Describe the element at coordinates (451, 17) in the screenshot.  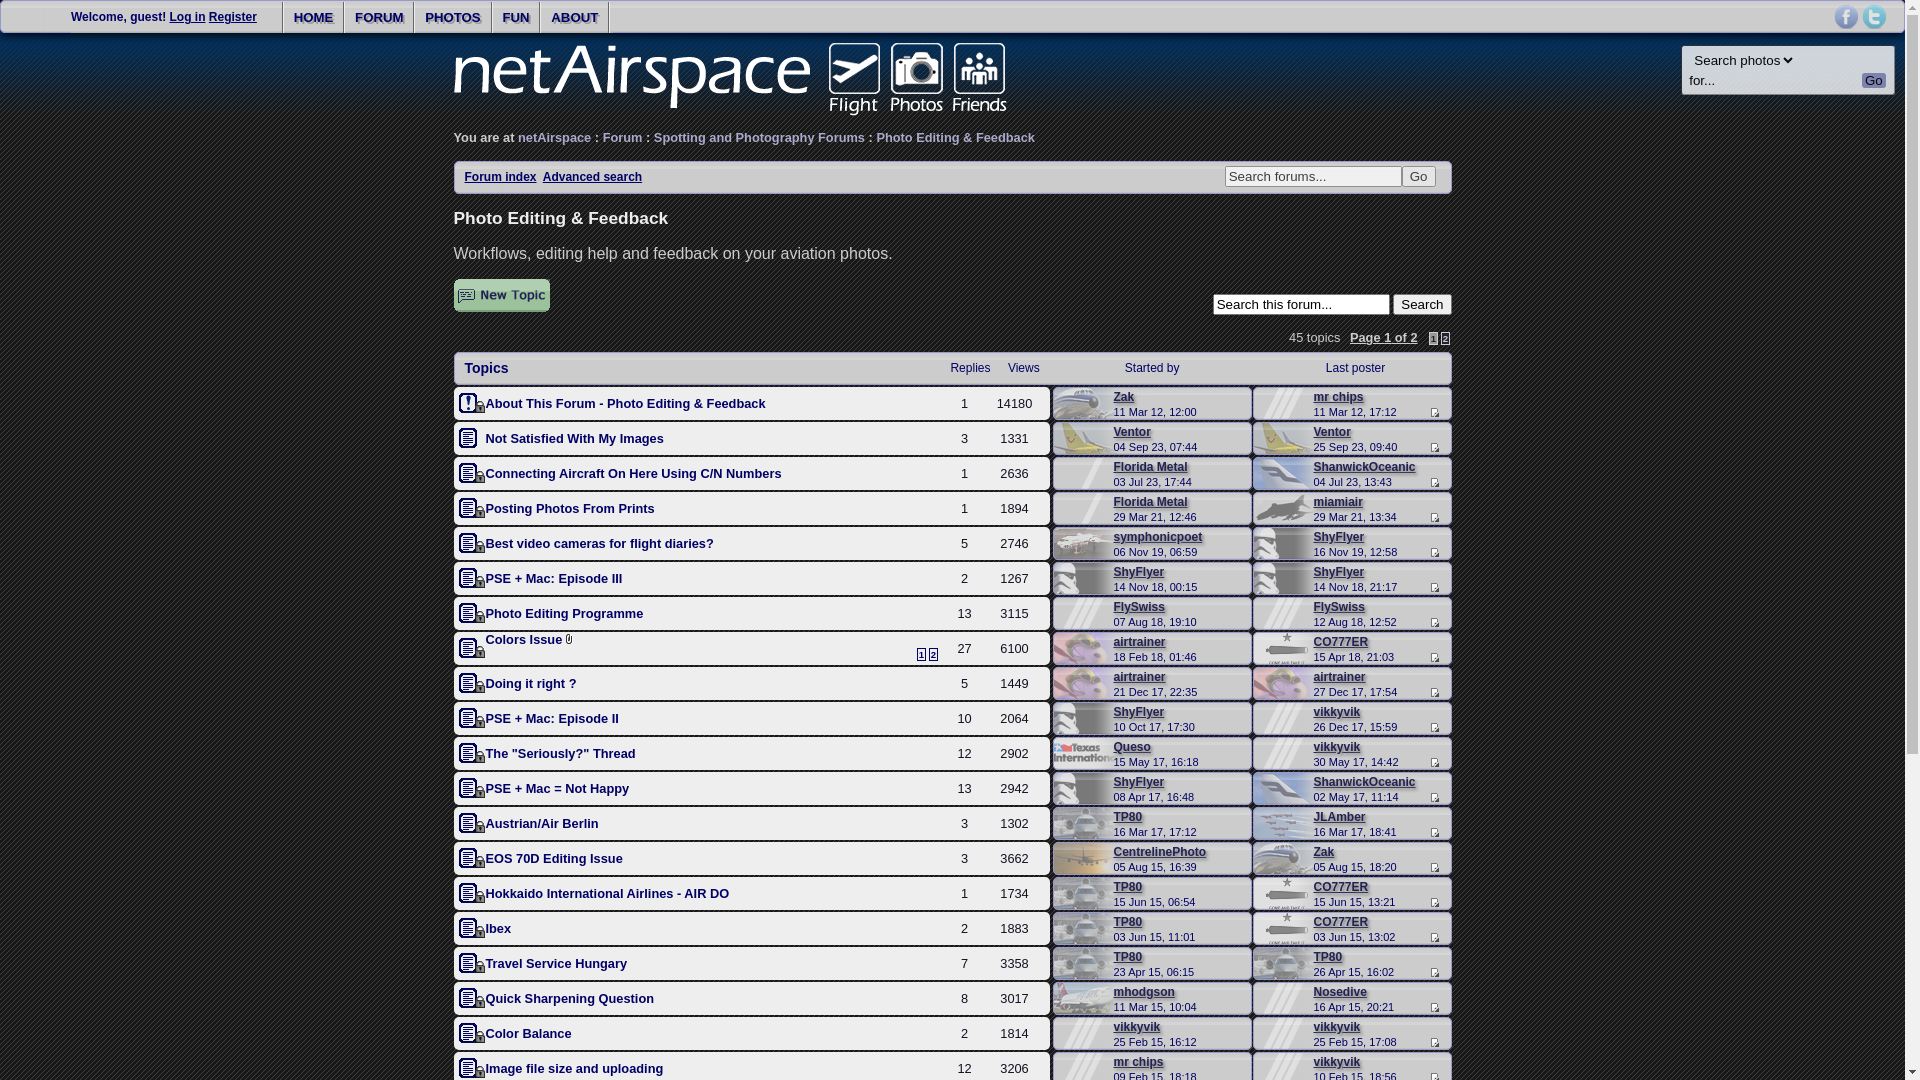
I see `'PHOTOS'` at that location.